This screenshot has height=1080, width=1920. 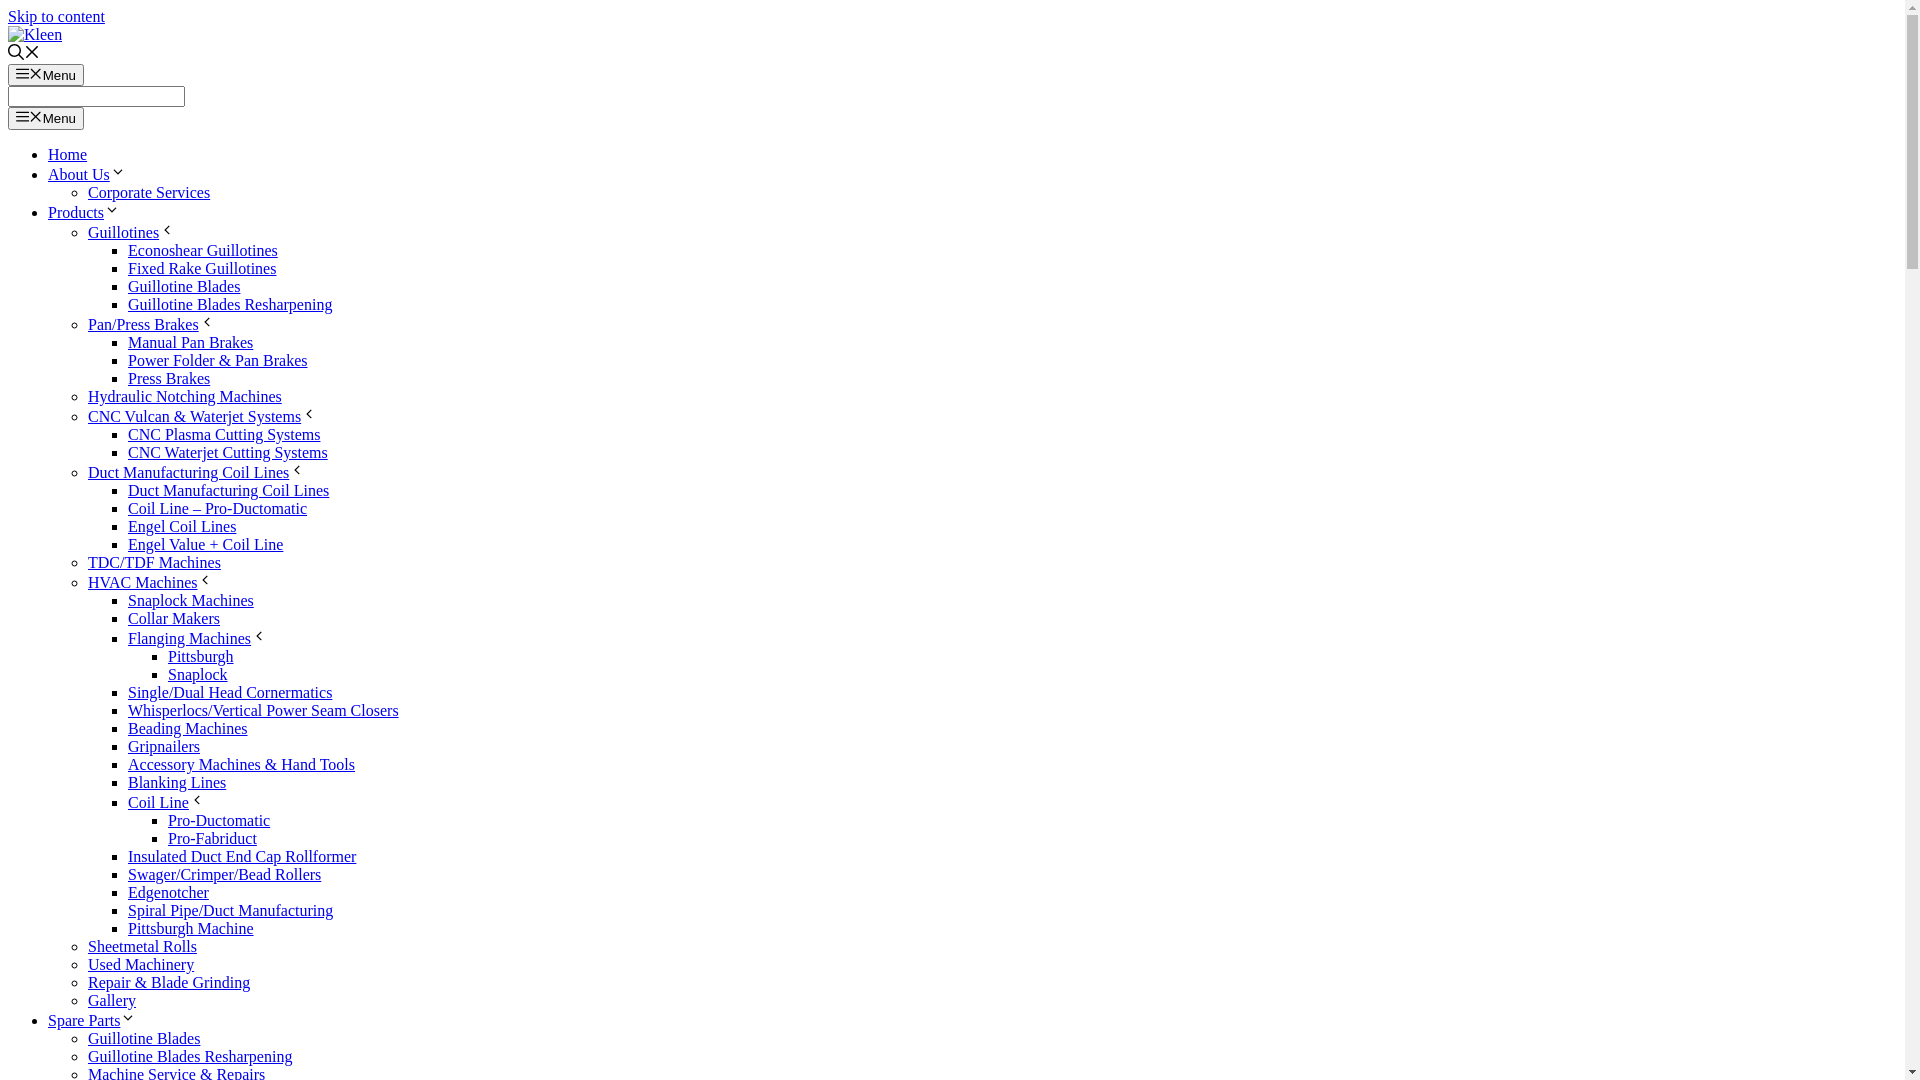 What do you see at coordinates (127, 746) in the screenshot?
I see `'Gripnailers'` at bounding box center [127, 746].